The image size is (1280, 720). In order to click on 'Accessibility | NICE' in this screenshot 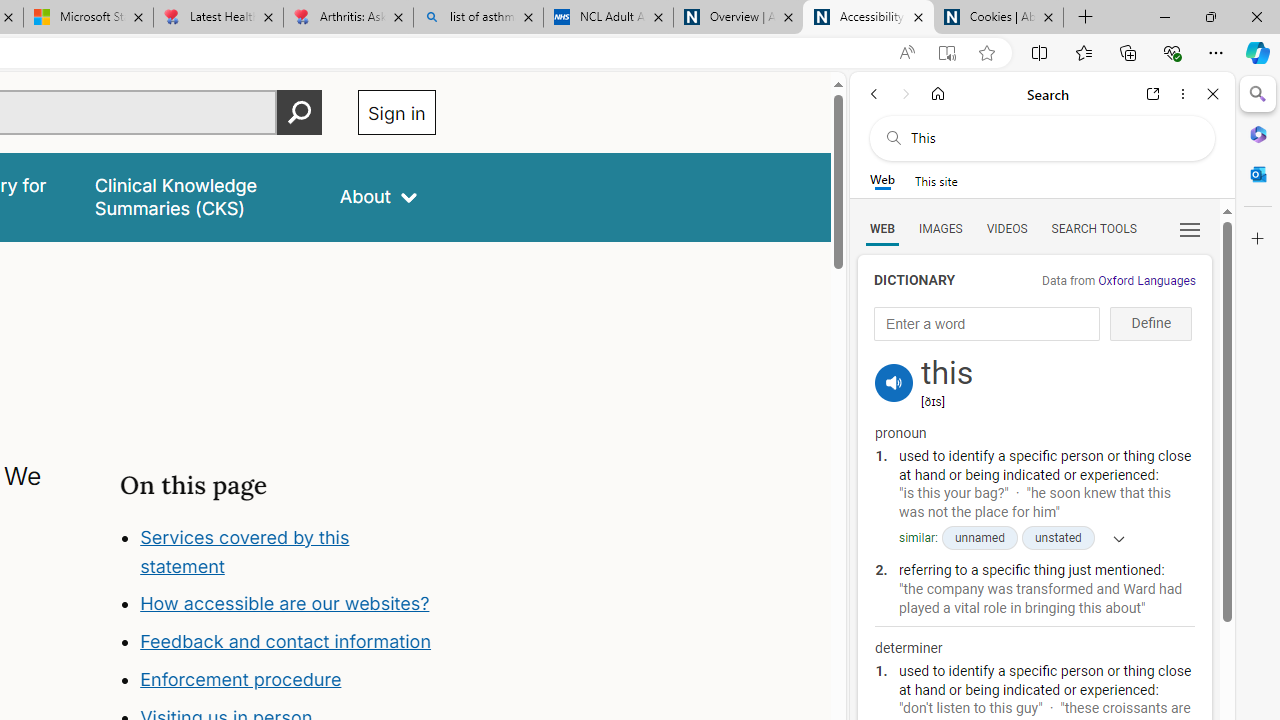, I will do `click(868, 17)`.